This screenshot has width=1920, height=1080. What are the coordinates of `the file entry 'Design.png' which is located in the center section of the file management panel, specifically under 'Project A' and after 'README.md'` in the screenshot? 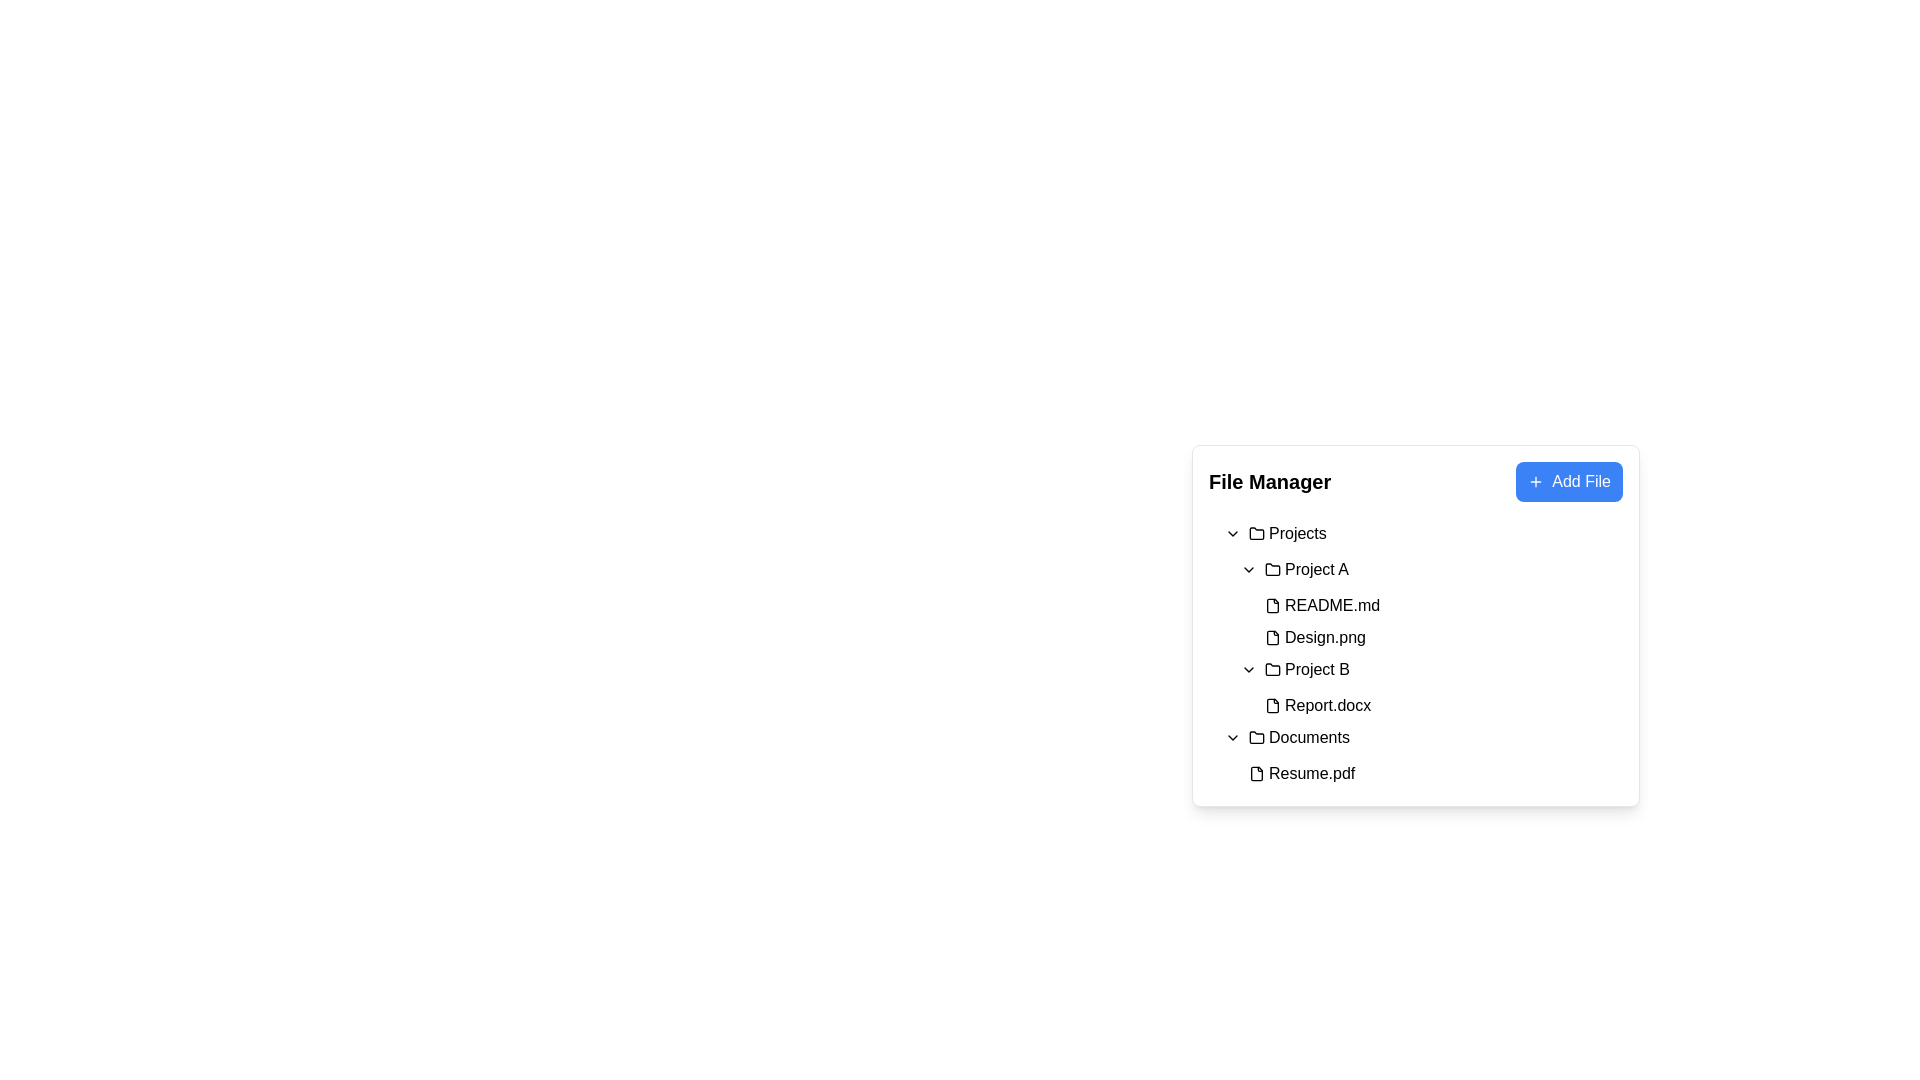 It's located at (1440, 637).